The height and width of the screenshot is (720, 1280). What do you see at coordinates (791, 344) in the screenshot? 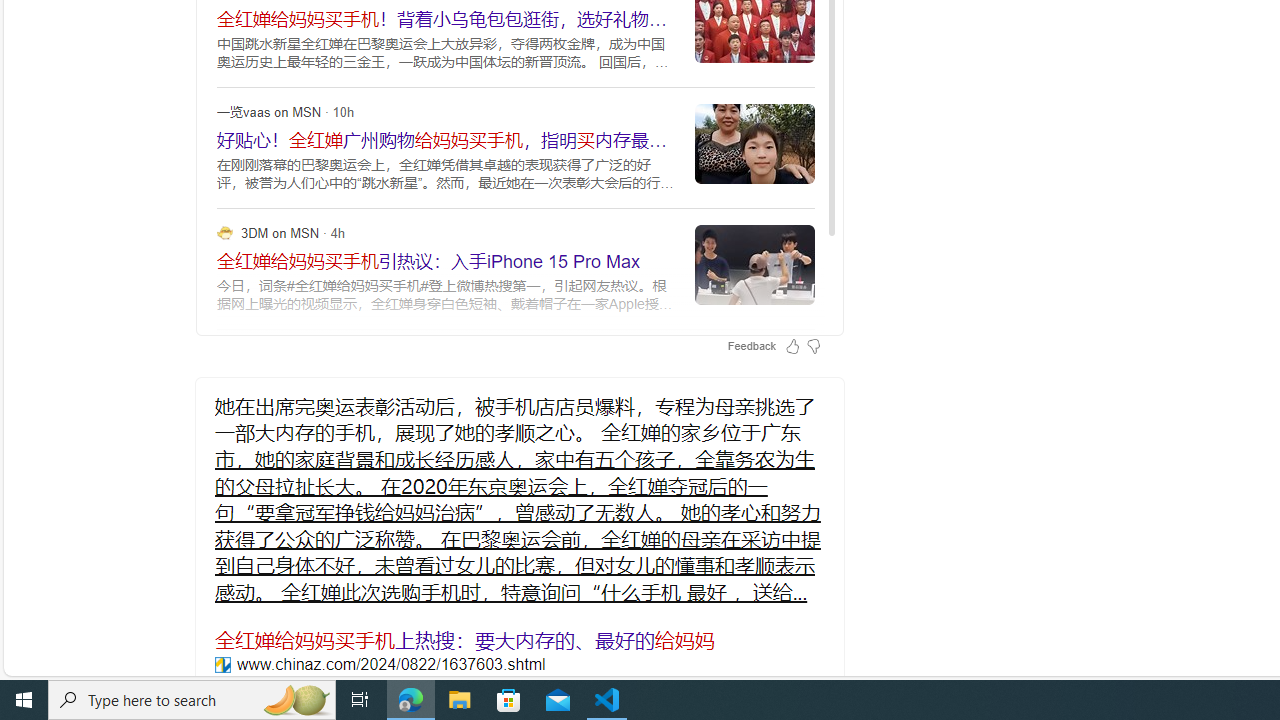
I see `'Feedback Like'` at bounding box center [791, 344].